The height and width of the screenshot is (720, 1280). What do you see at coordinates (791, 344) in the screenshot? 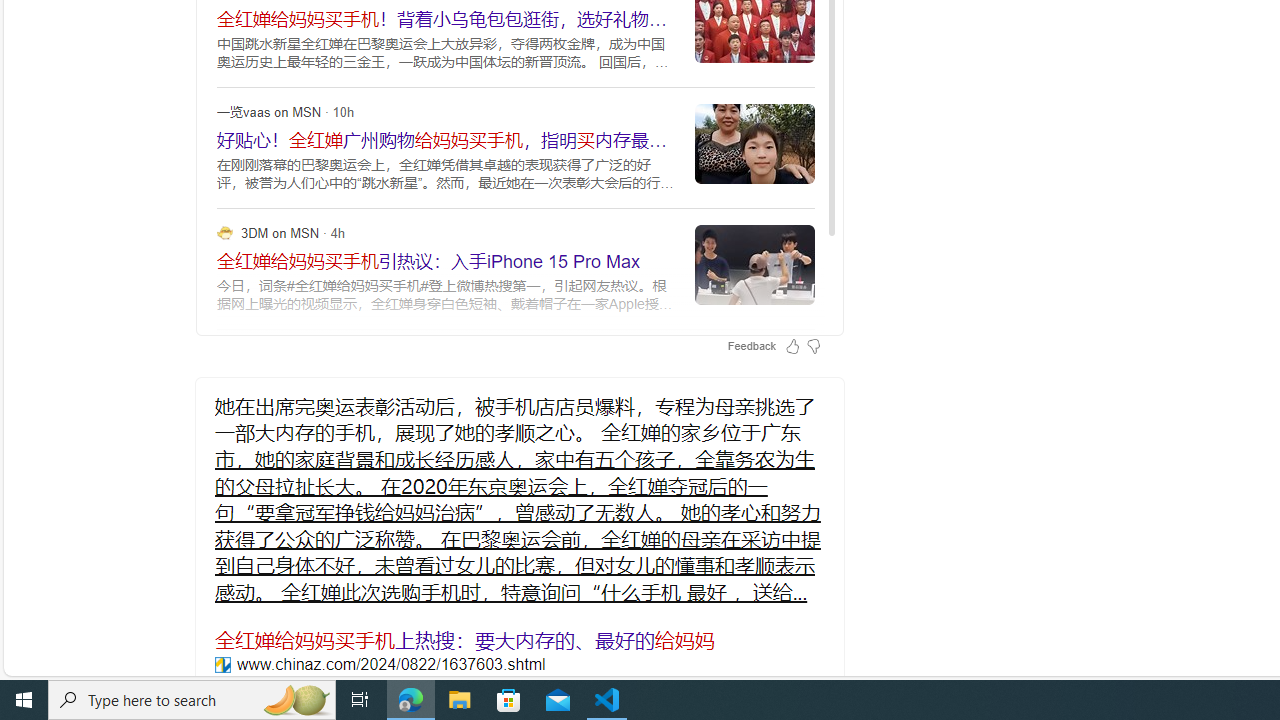
I see `'Feedback Like'` at bounding box center [791, 344].